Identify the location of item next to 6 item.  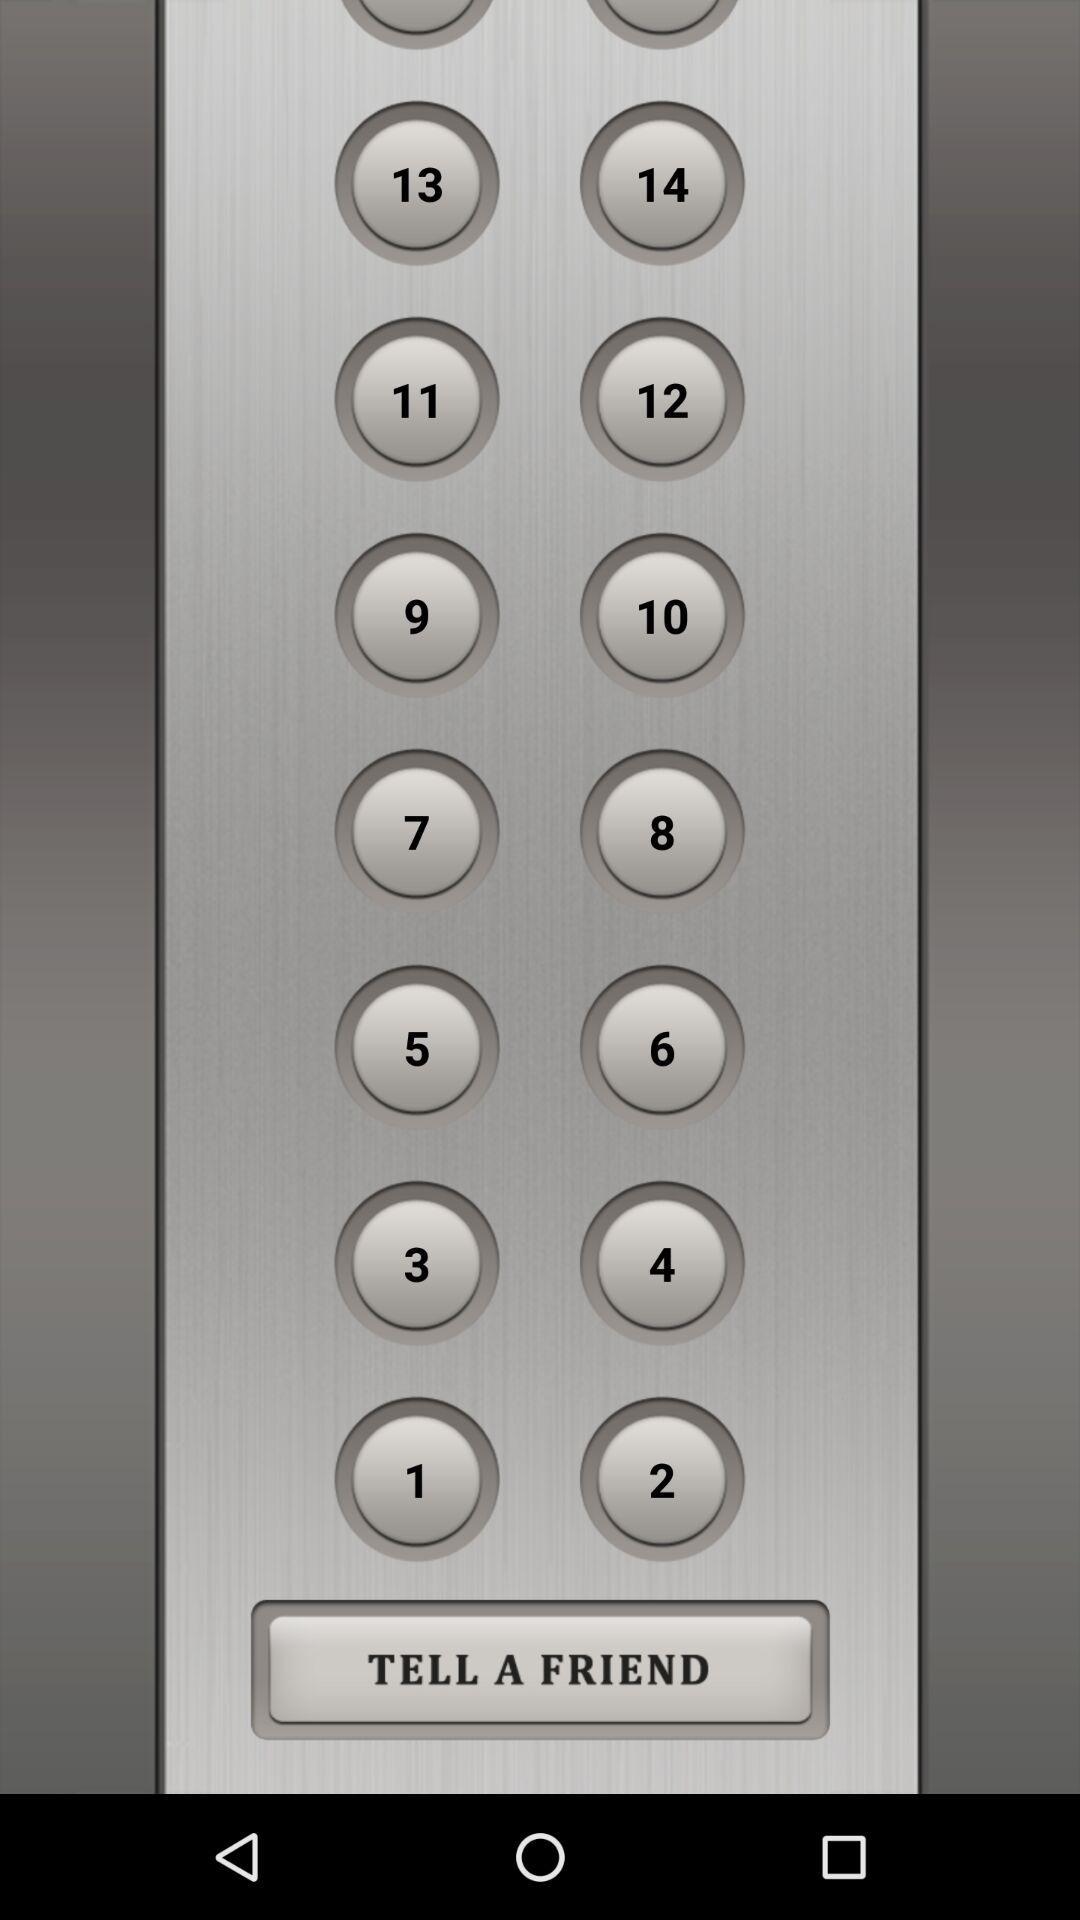
(416, 1046).